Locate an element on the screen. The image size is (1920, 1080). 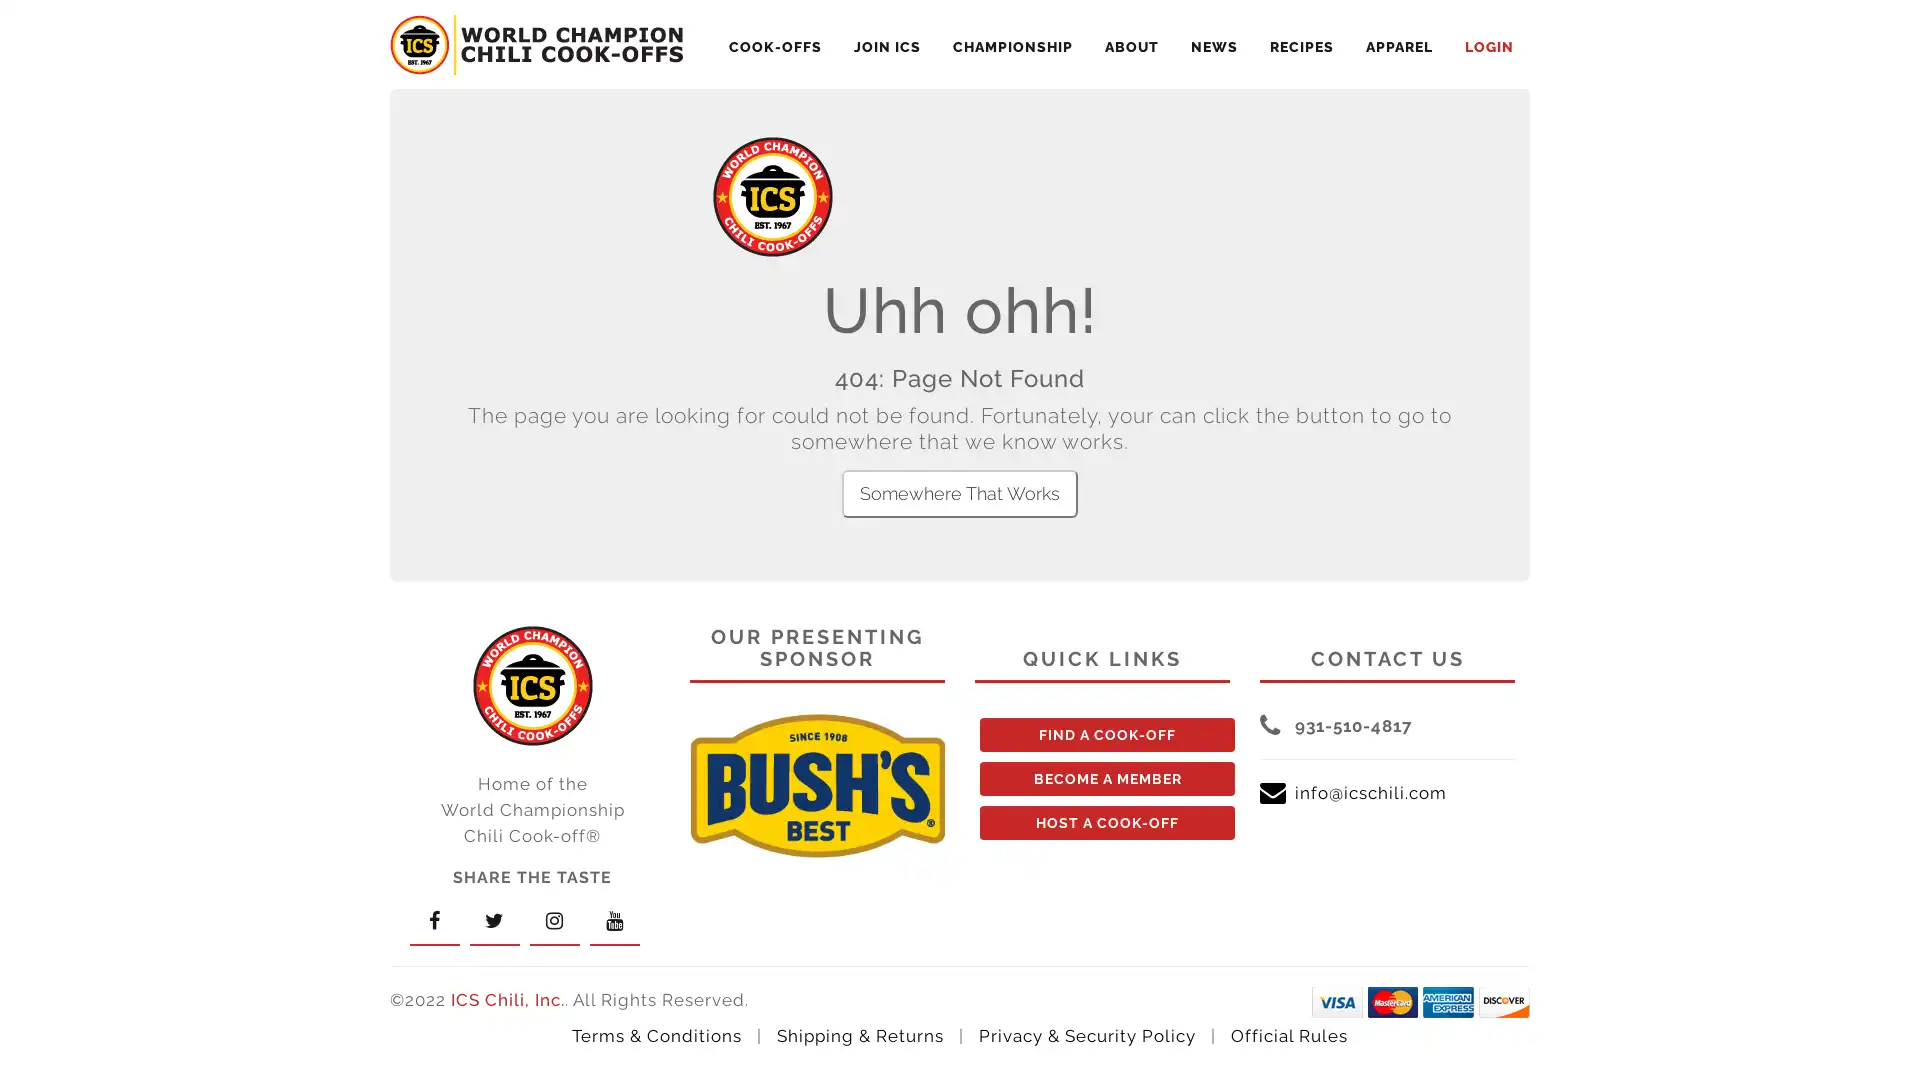
Somewhere That Works is located at coordinates (960, 493).